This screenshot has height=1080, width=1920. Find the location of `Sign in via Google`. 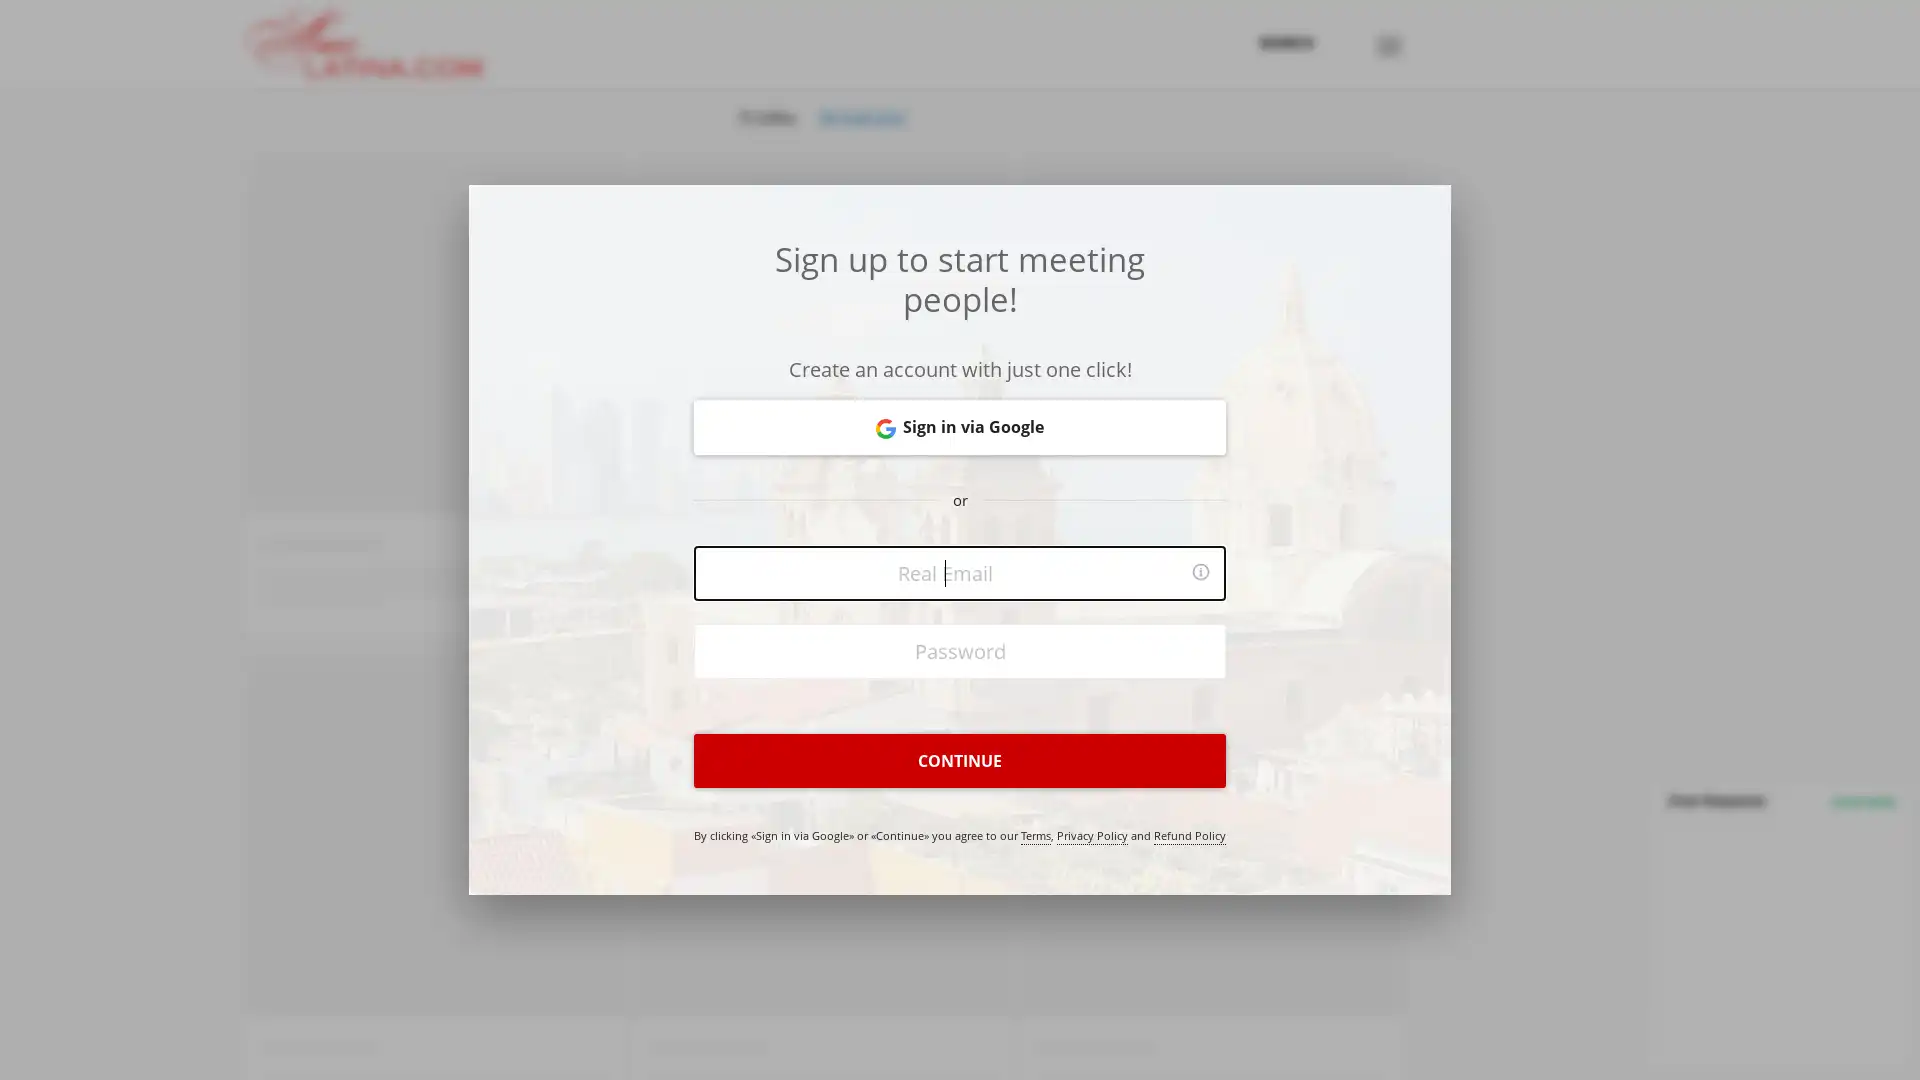

Sign in via Google is located at coordinates (960, 425).